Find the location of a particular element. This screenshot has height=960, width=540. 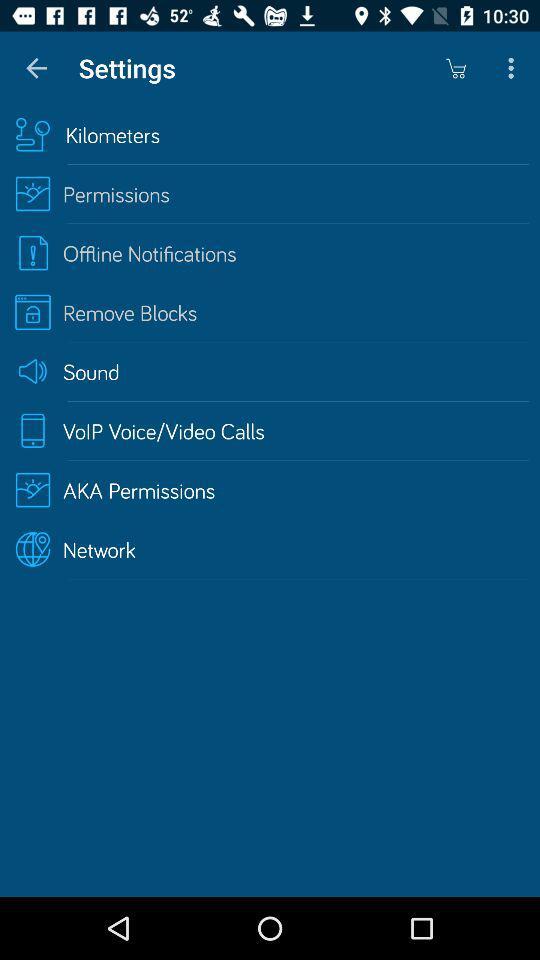

icon next to the settings icon is located at coordinates (455, 68).